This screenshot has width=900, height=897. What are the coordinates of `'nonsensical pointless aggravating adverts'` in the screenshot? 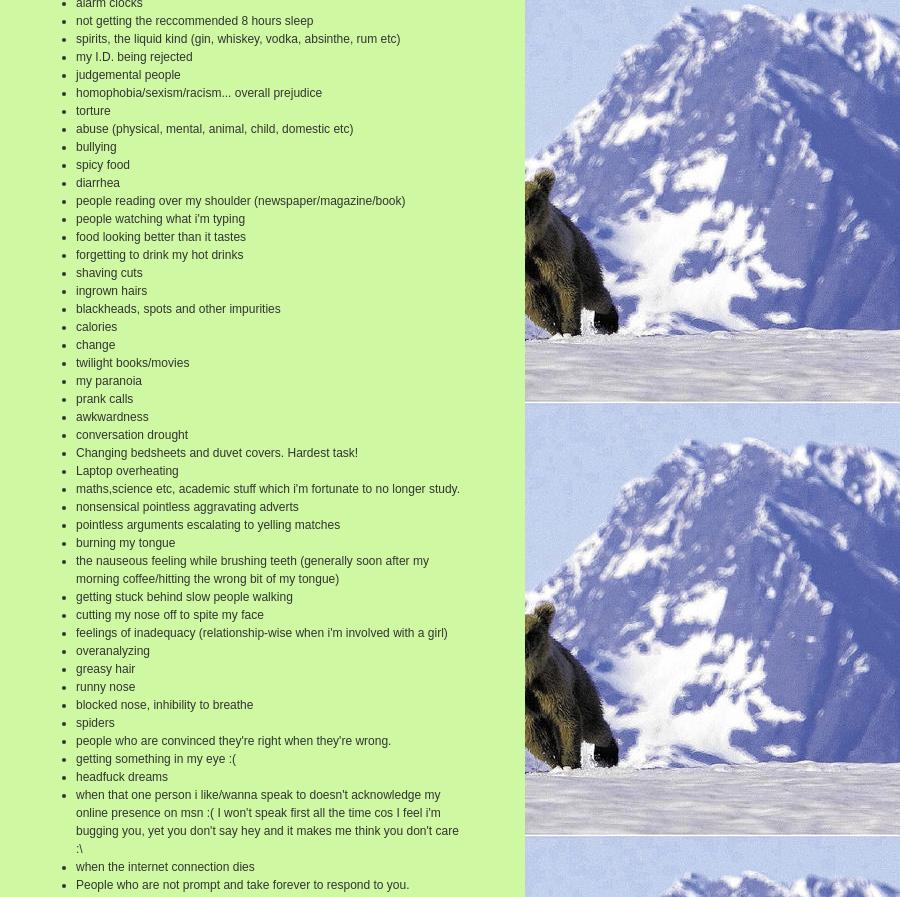 It's located at (187, 506).